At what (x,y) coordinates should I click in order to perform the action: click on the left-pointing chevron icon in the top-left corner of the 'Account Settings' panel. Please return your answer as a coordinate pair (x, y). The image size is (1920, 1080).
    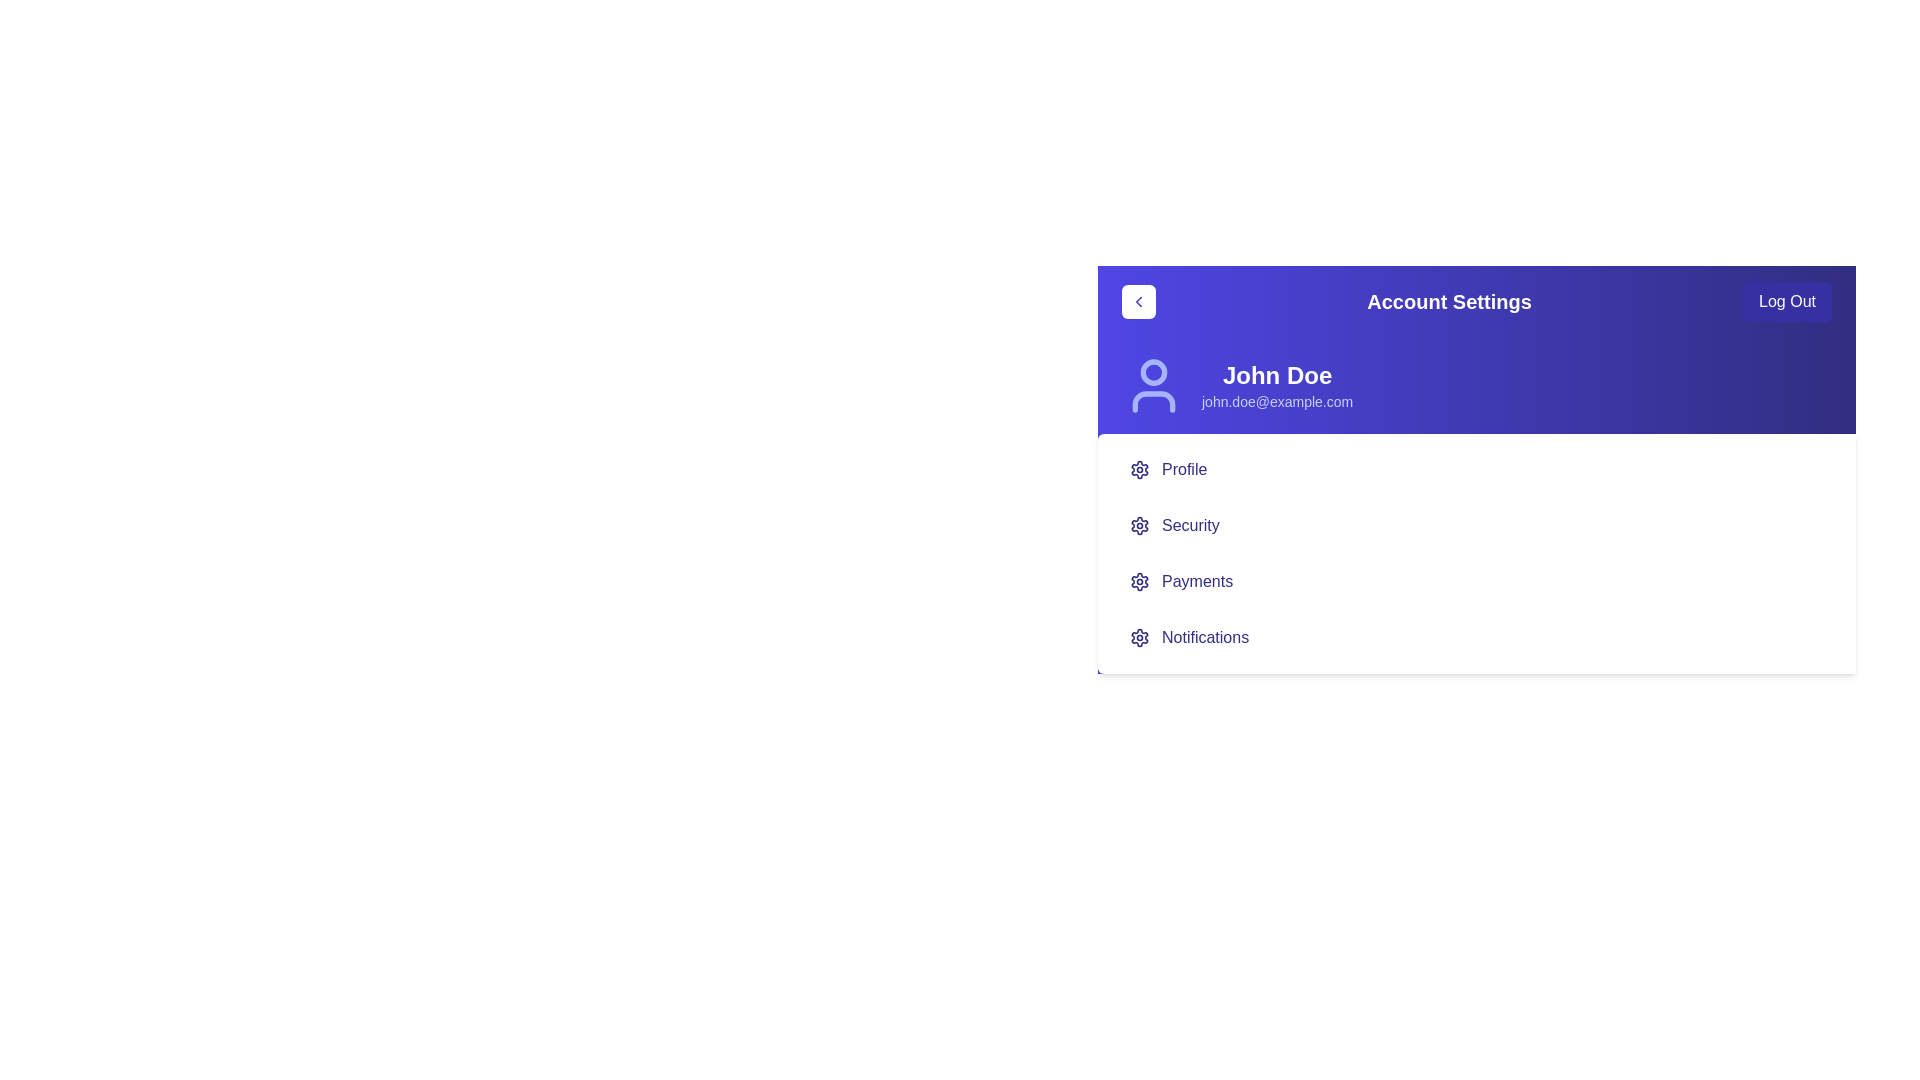
    Looking at the image, I should click on (1138, 301).